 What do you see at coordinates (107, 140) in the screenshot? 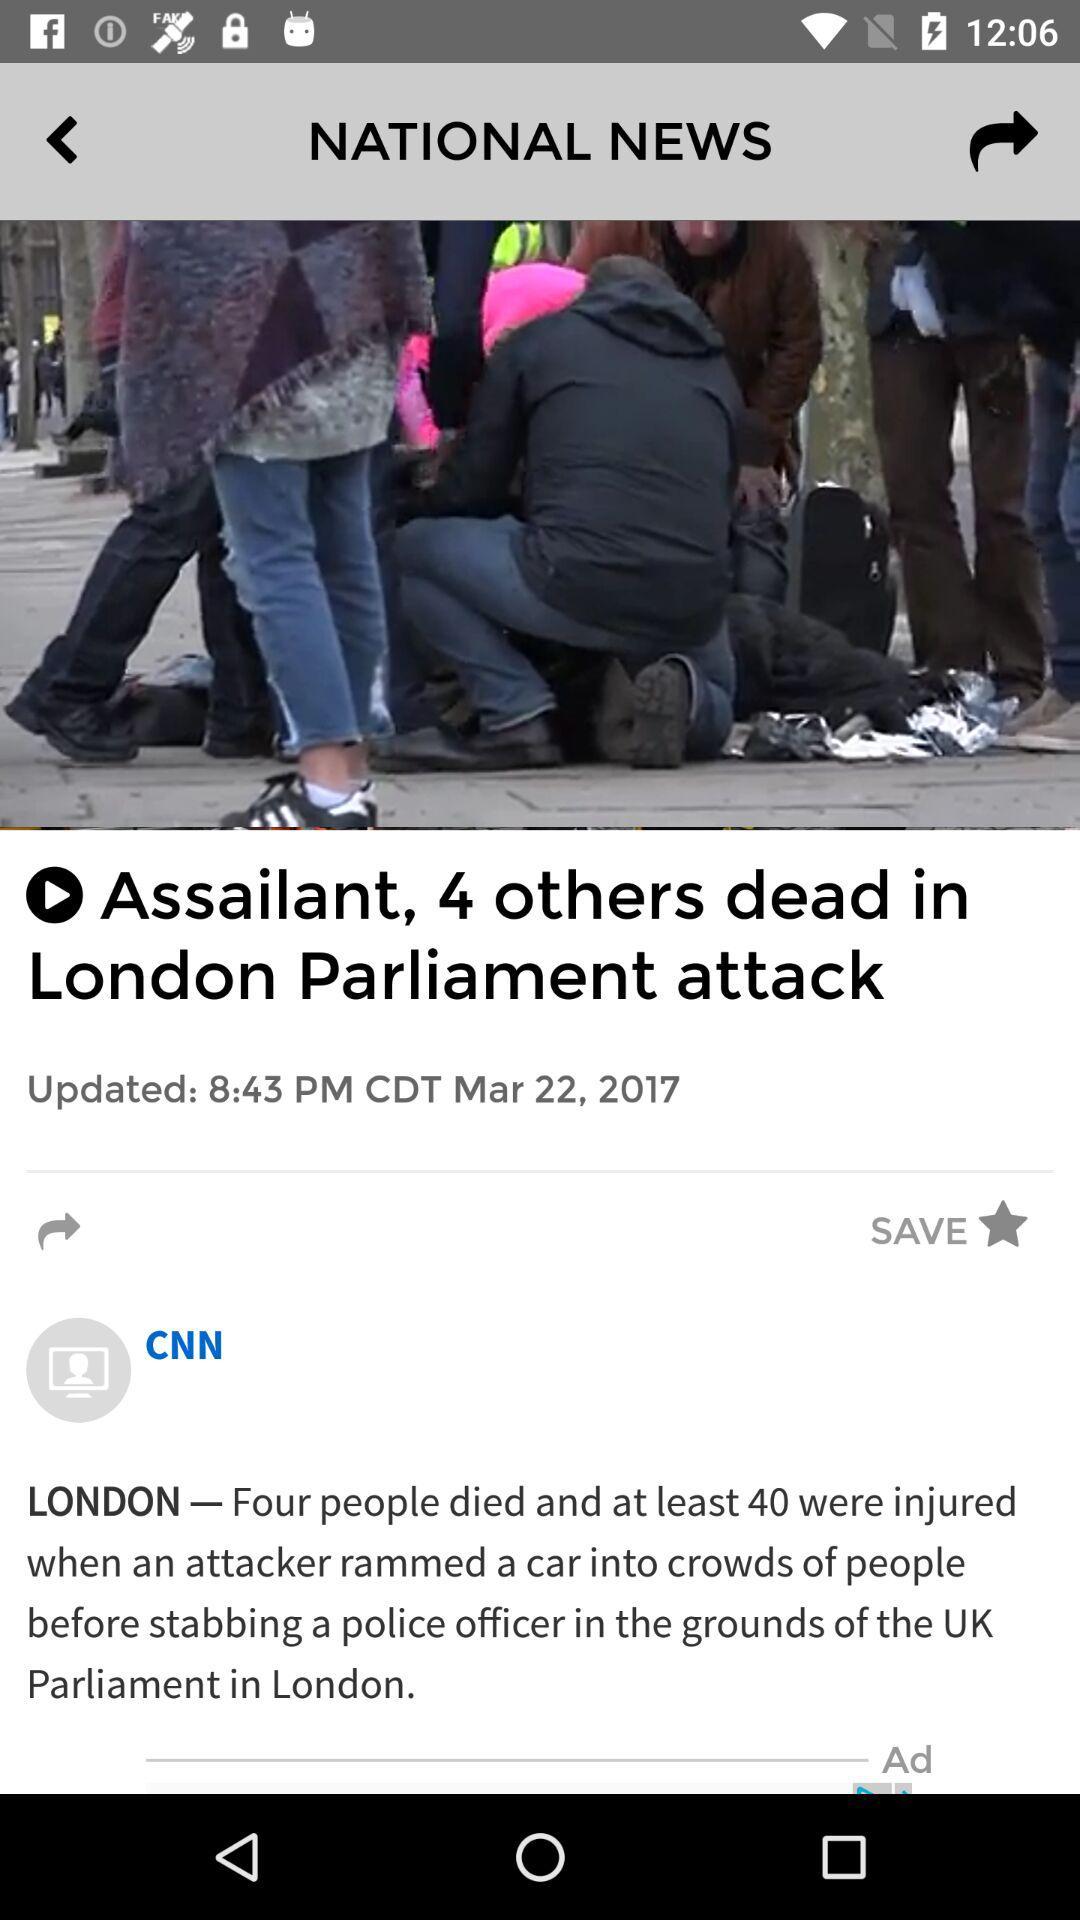
I see `the item to the left of the national news item` at bounding box center [107, 140].